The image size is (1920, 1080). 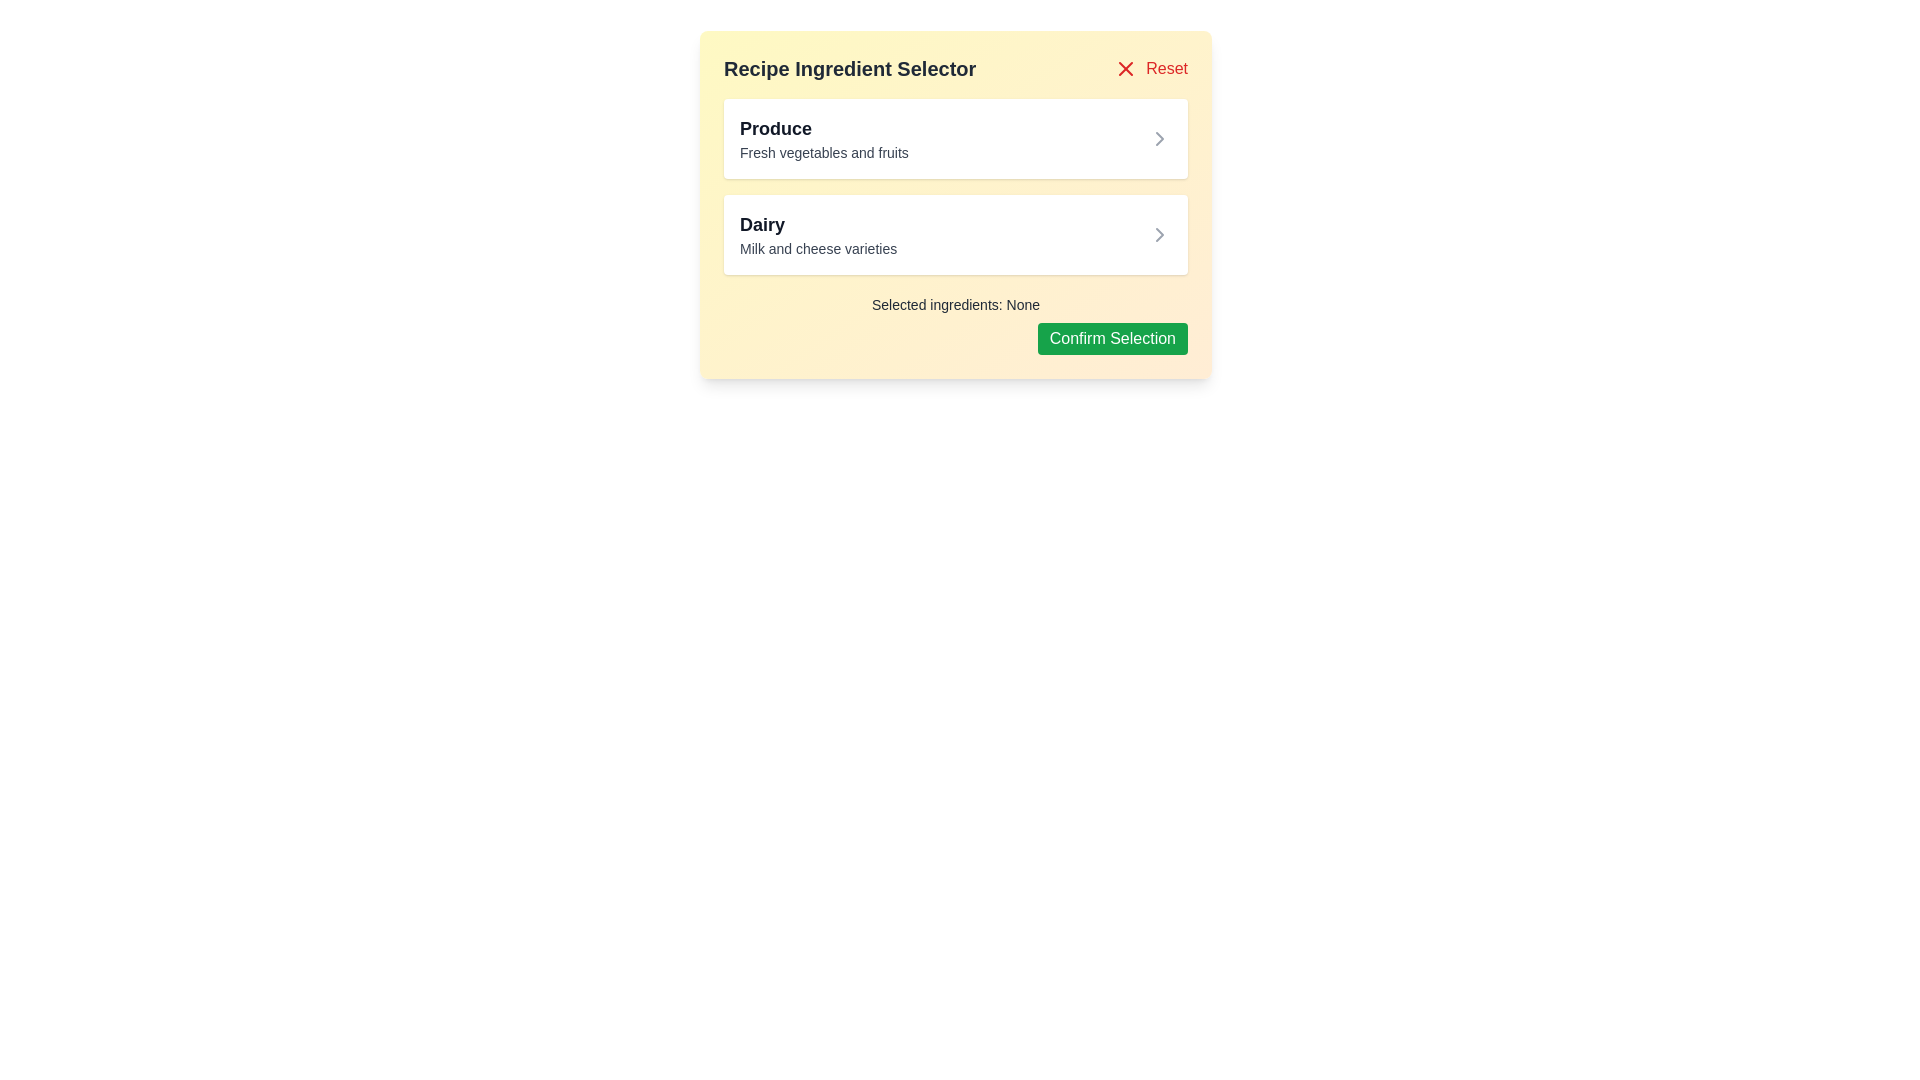 I want to click on the red 'X' icon in the upper-right corner of the 'Recipe Ingredient Selector' component, so click(x=1126, y=68).